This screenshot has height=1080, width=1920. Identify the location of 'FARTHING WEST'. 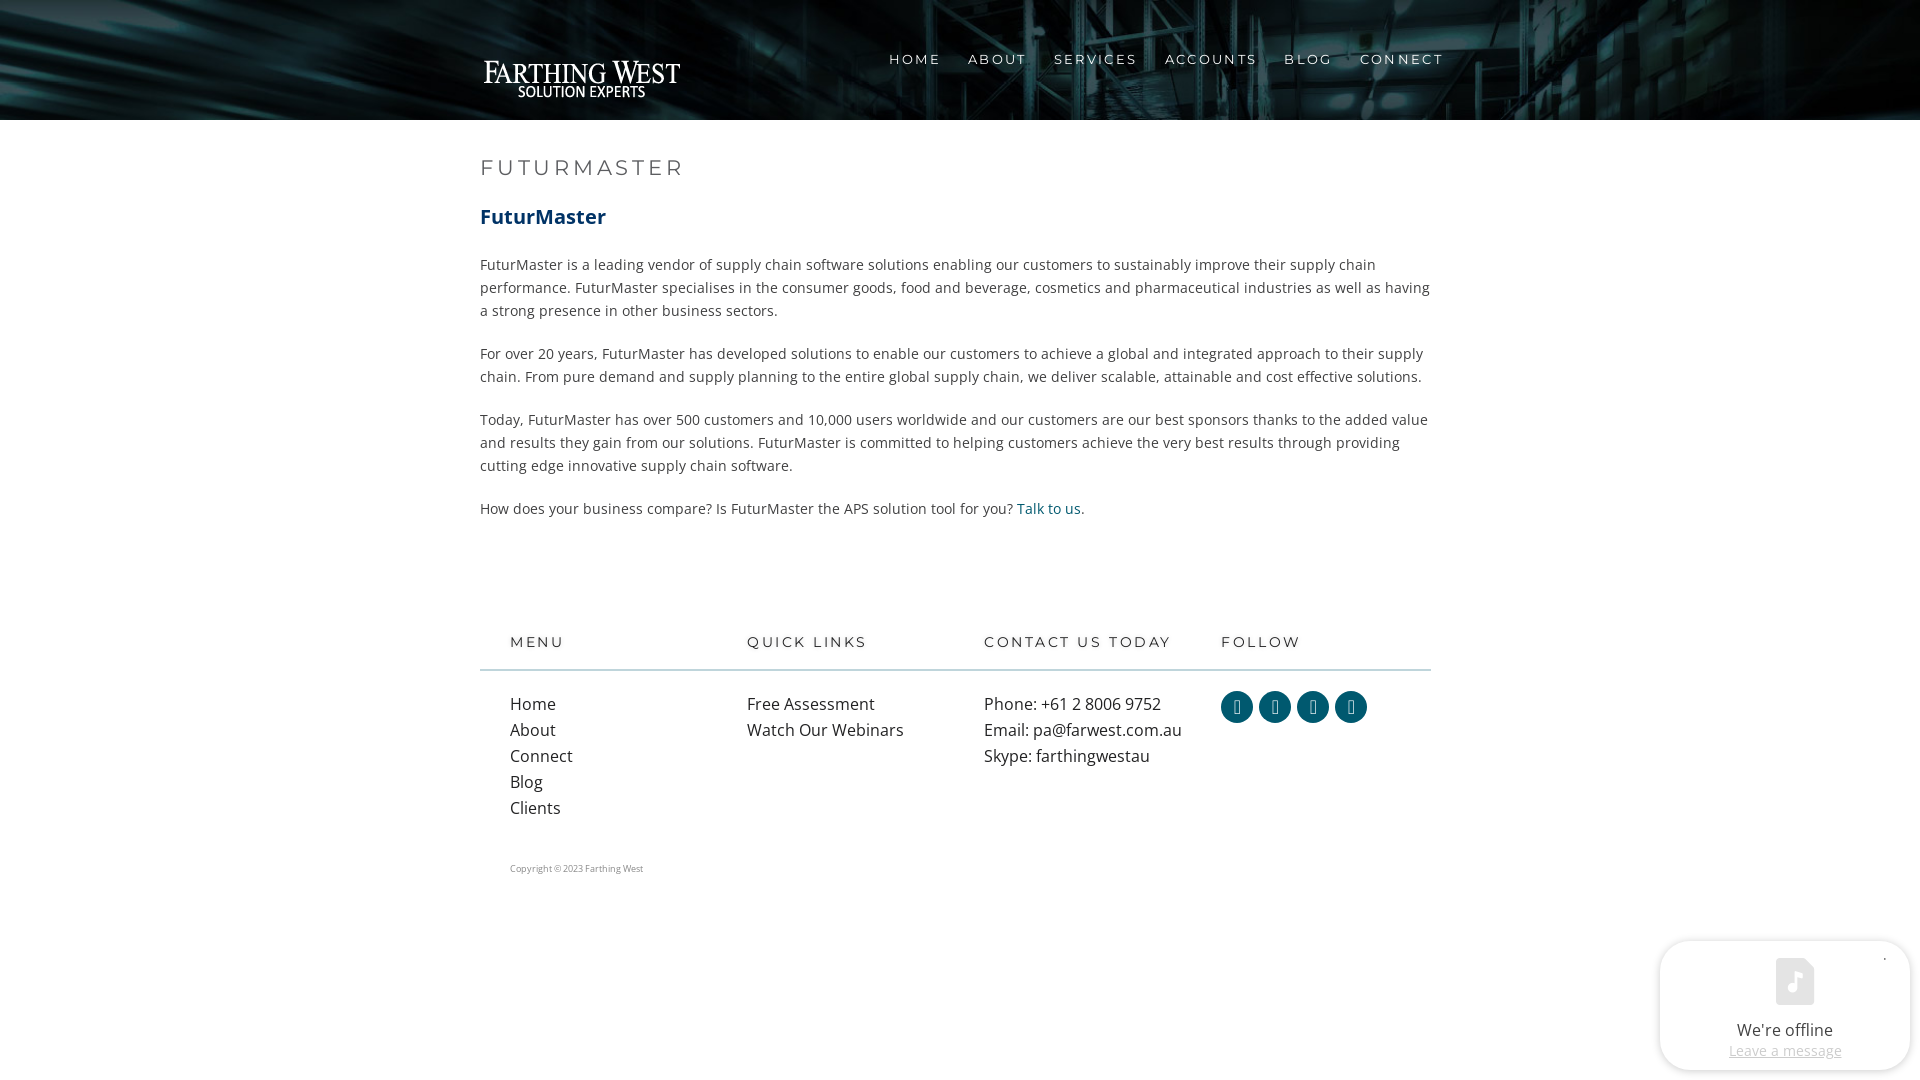
(580, 80).